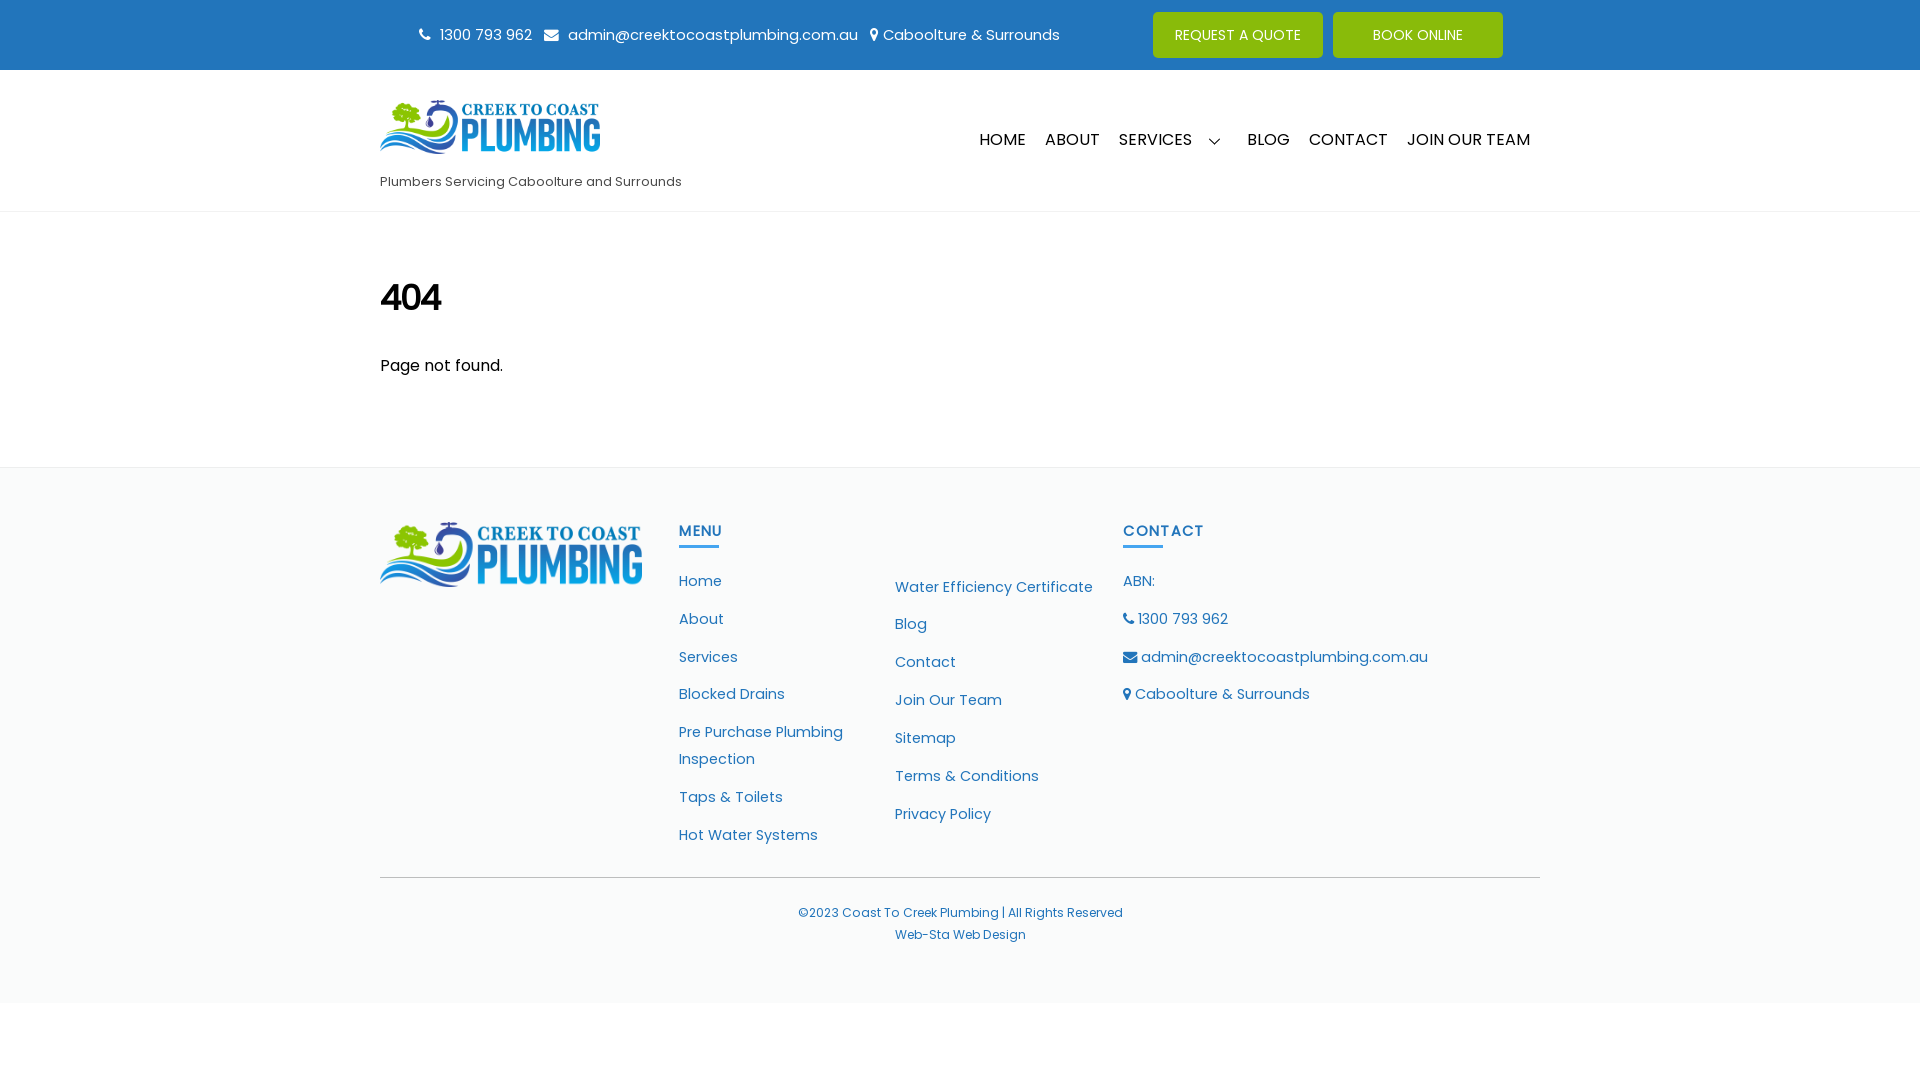 The width and height of the screenshot is (1920, 1080). I want to click on 'Blocked Drains', so click(730, 693).